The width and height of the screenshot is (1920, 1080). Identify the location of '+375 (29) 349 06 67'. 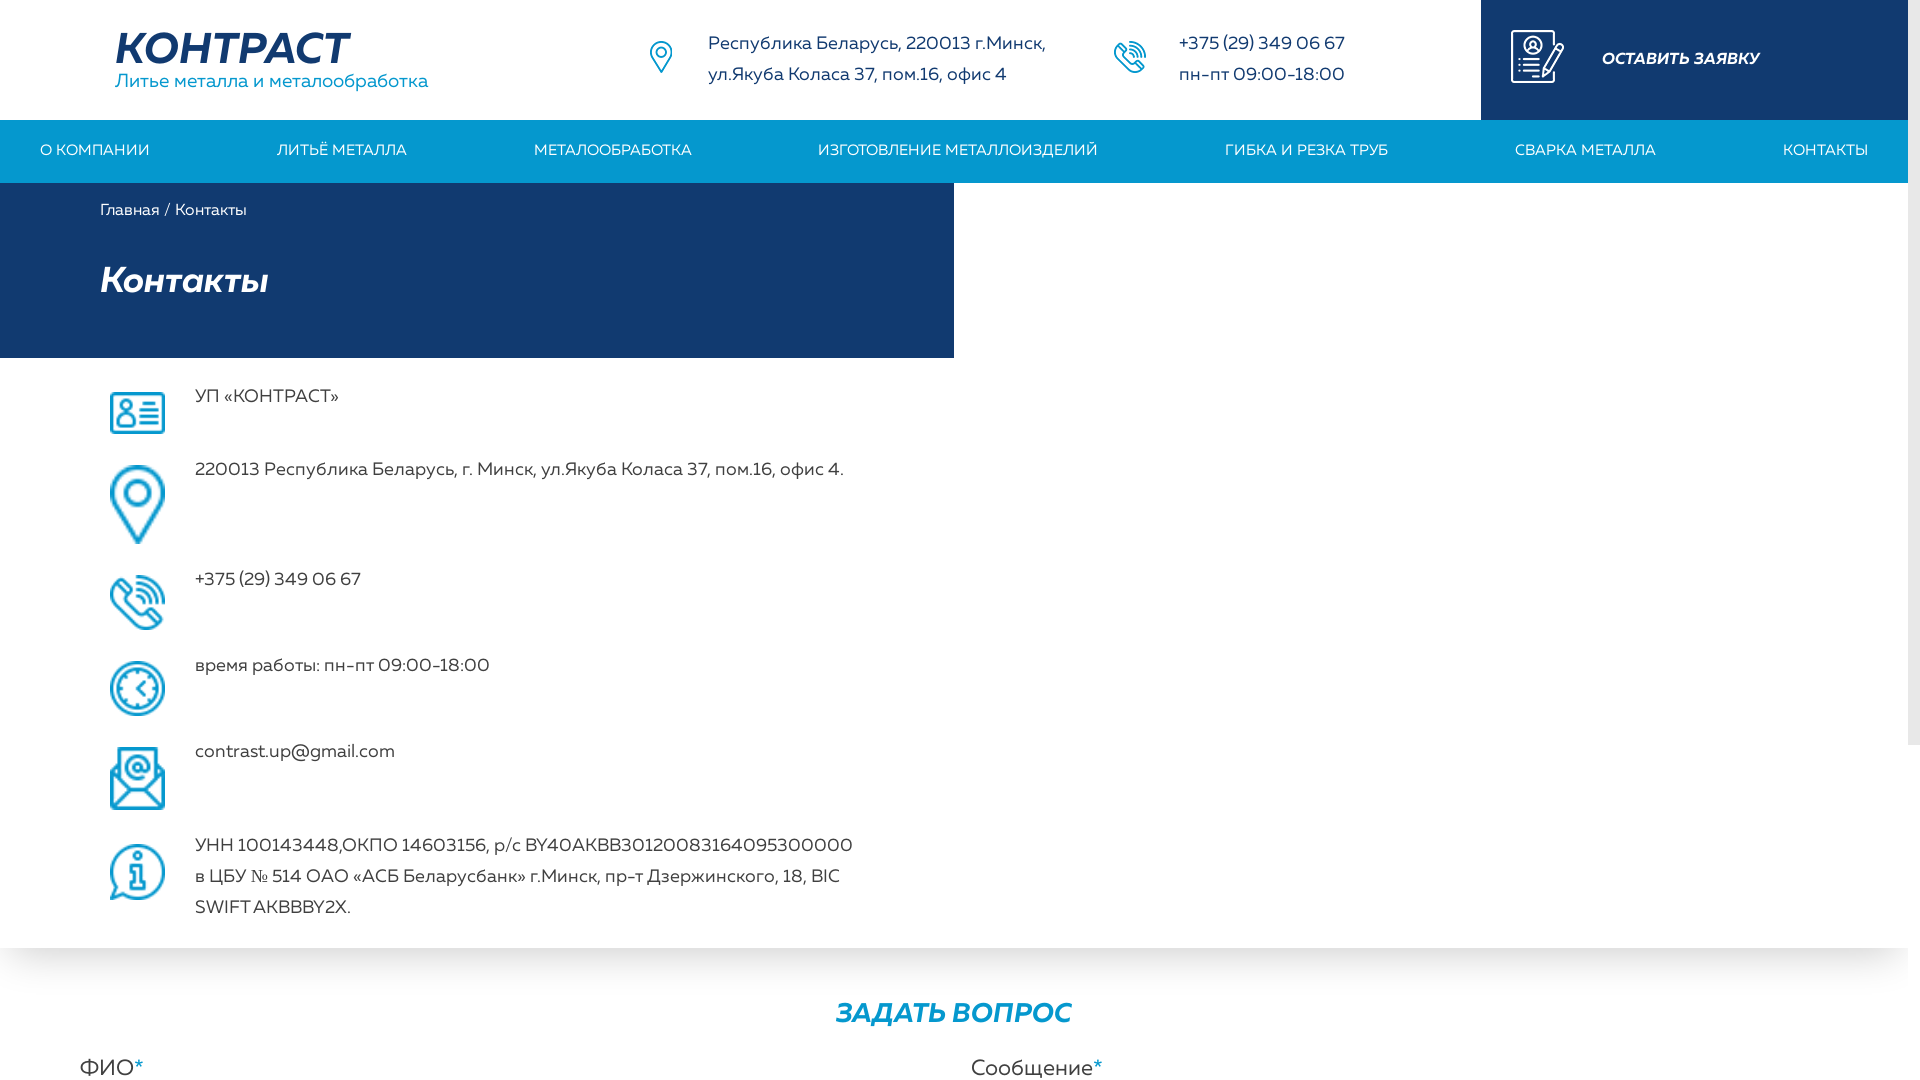
(1179, 43).